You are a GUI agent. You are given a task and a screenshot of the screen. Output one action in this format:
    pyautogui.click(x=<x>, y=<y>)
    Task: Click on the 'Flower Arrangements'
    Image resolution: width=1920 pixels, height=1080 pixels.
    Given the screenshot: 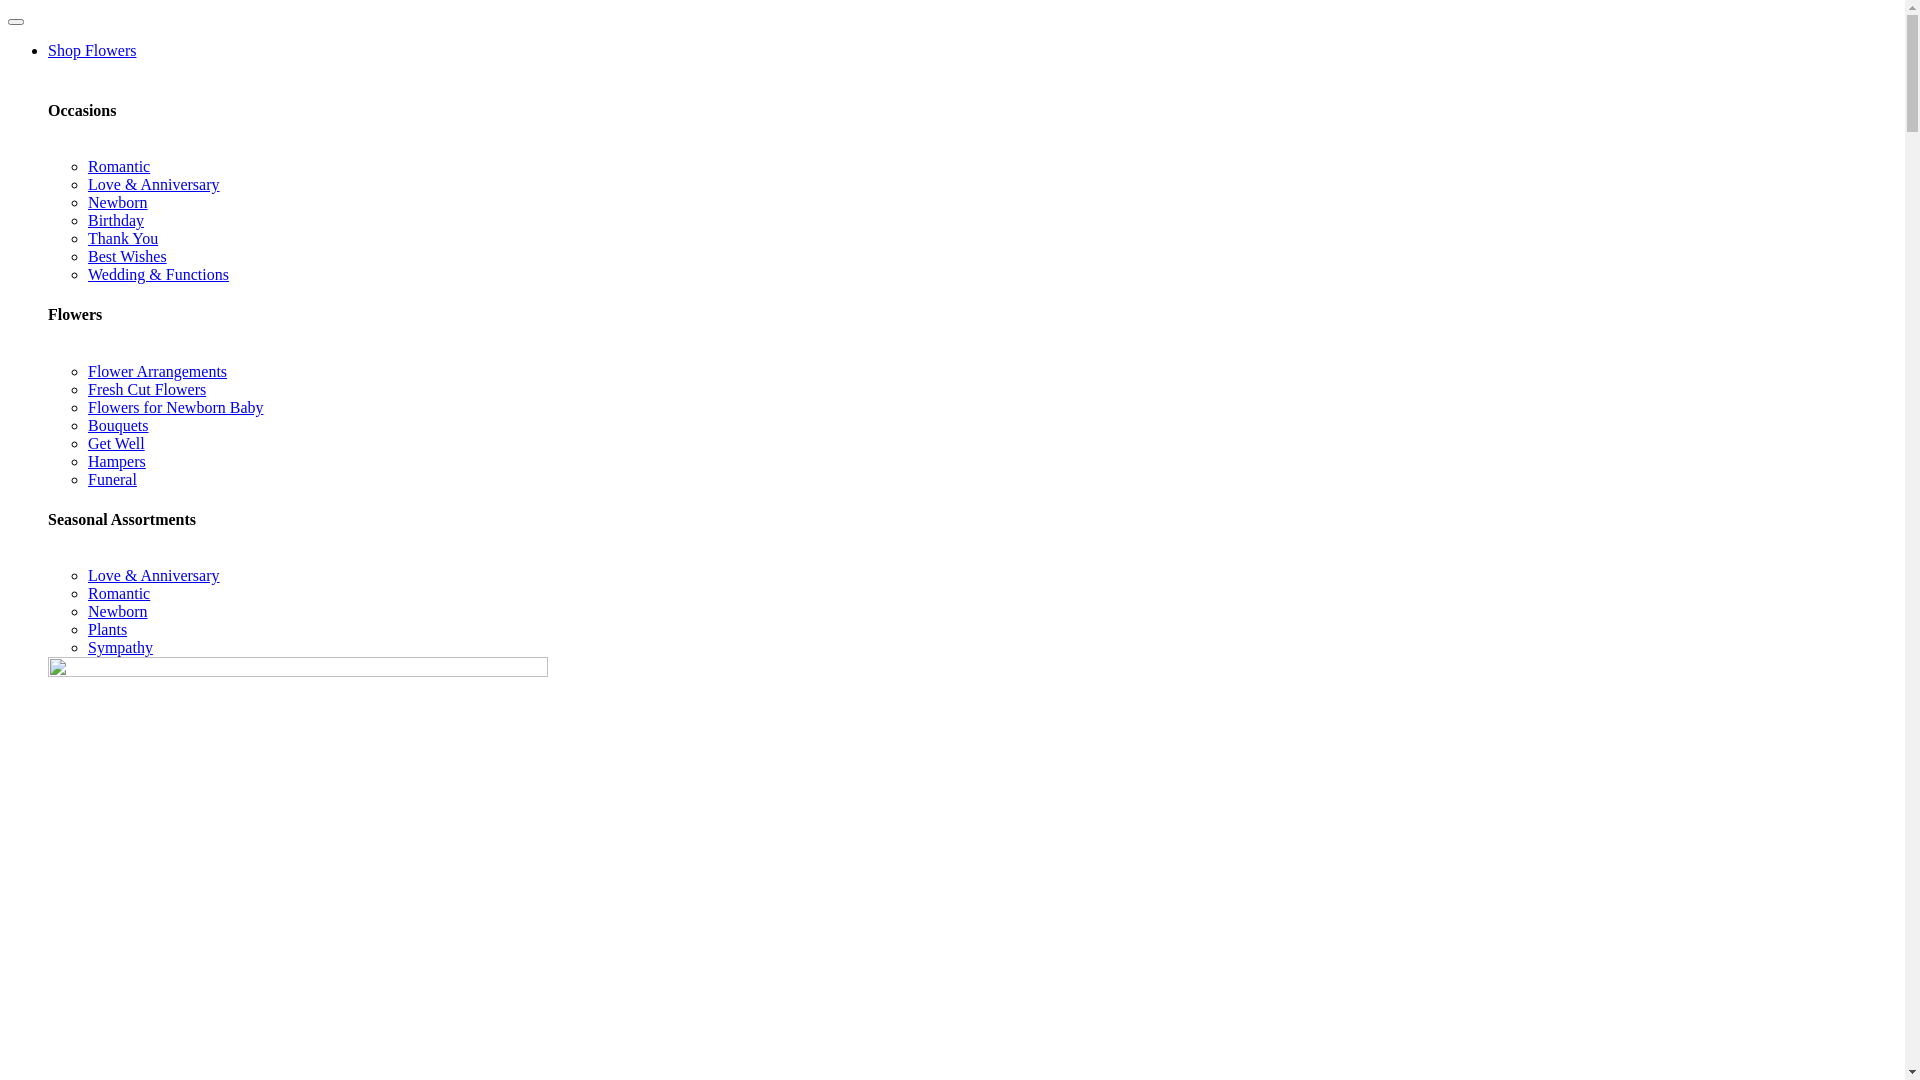 What is the action you would take?
    pyautogui.click(x=156, y=371)
    